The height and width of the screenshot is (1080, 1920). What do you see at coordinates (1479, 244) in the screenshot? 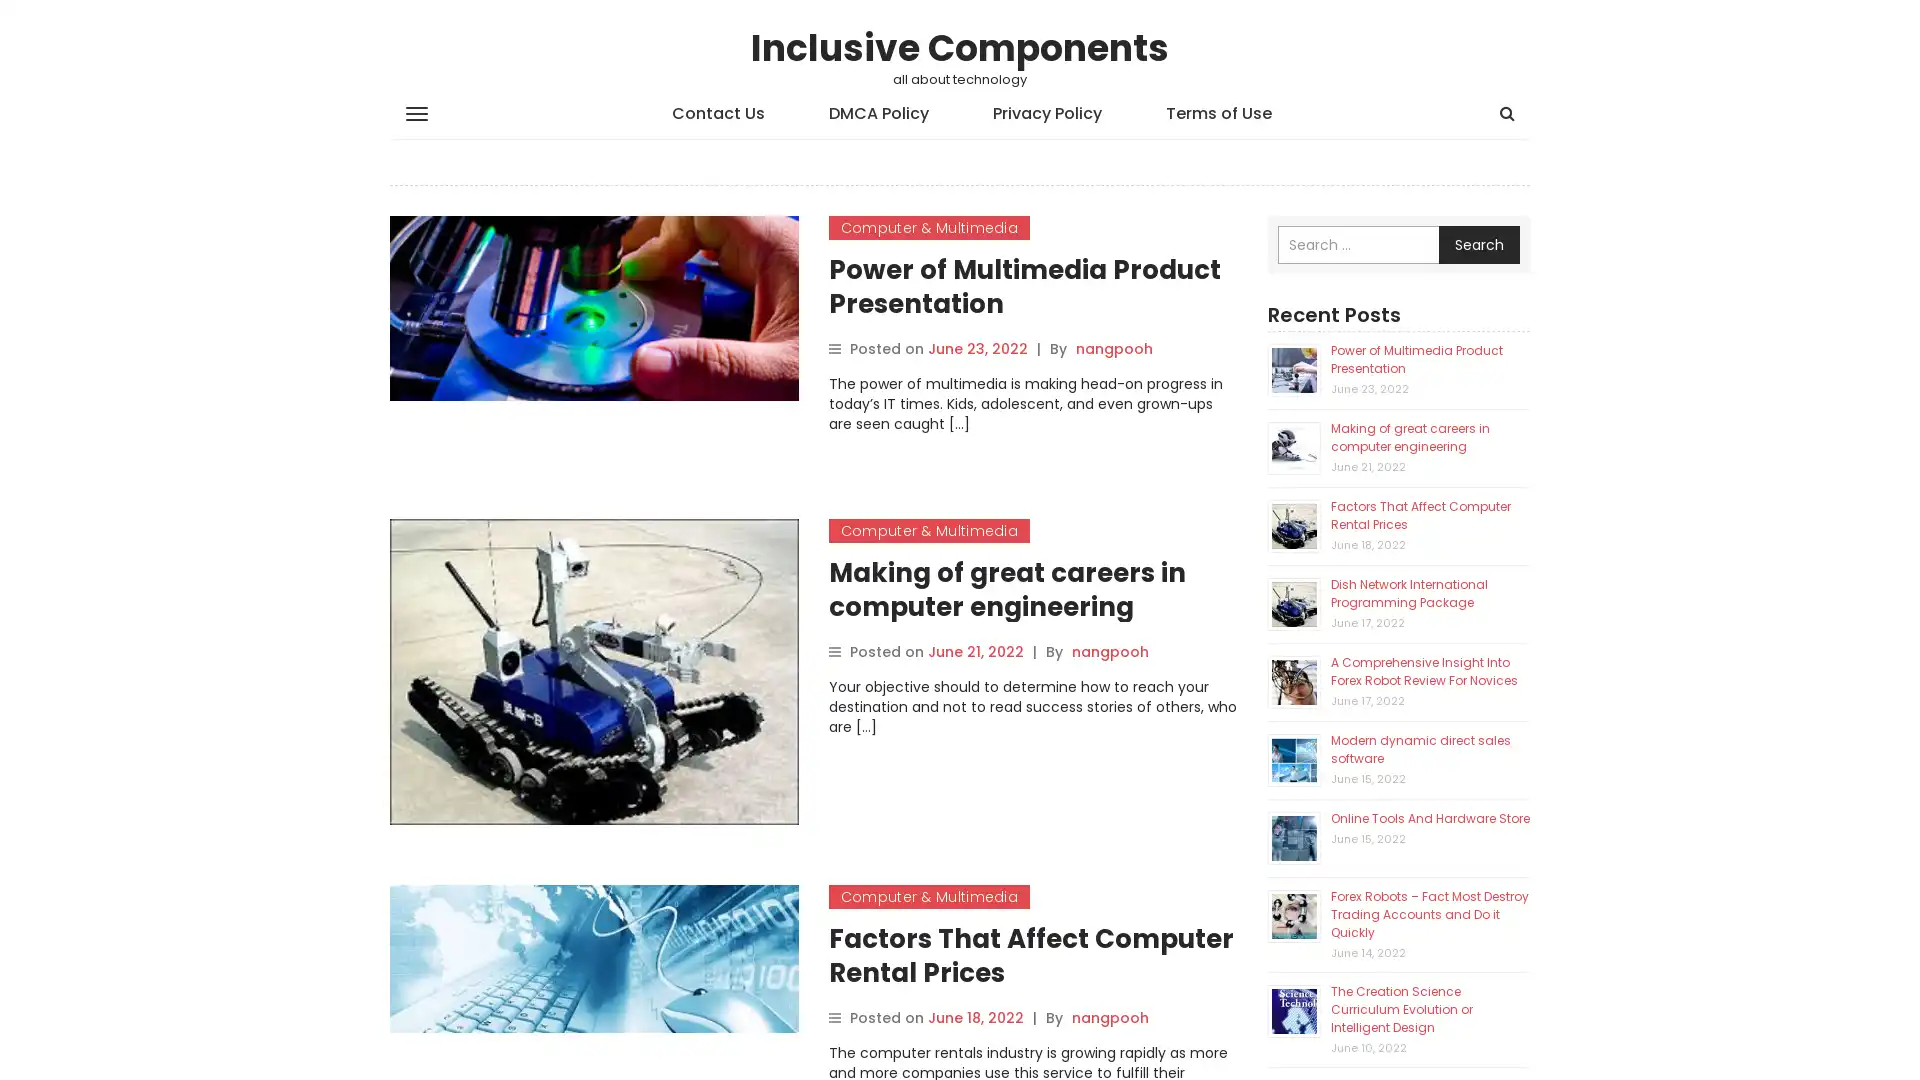
I see `Search` at bounding box center [1479, 244].